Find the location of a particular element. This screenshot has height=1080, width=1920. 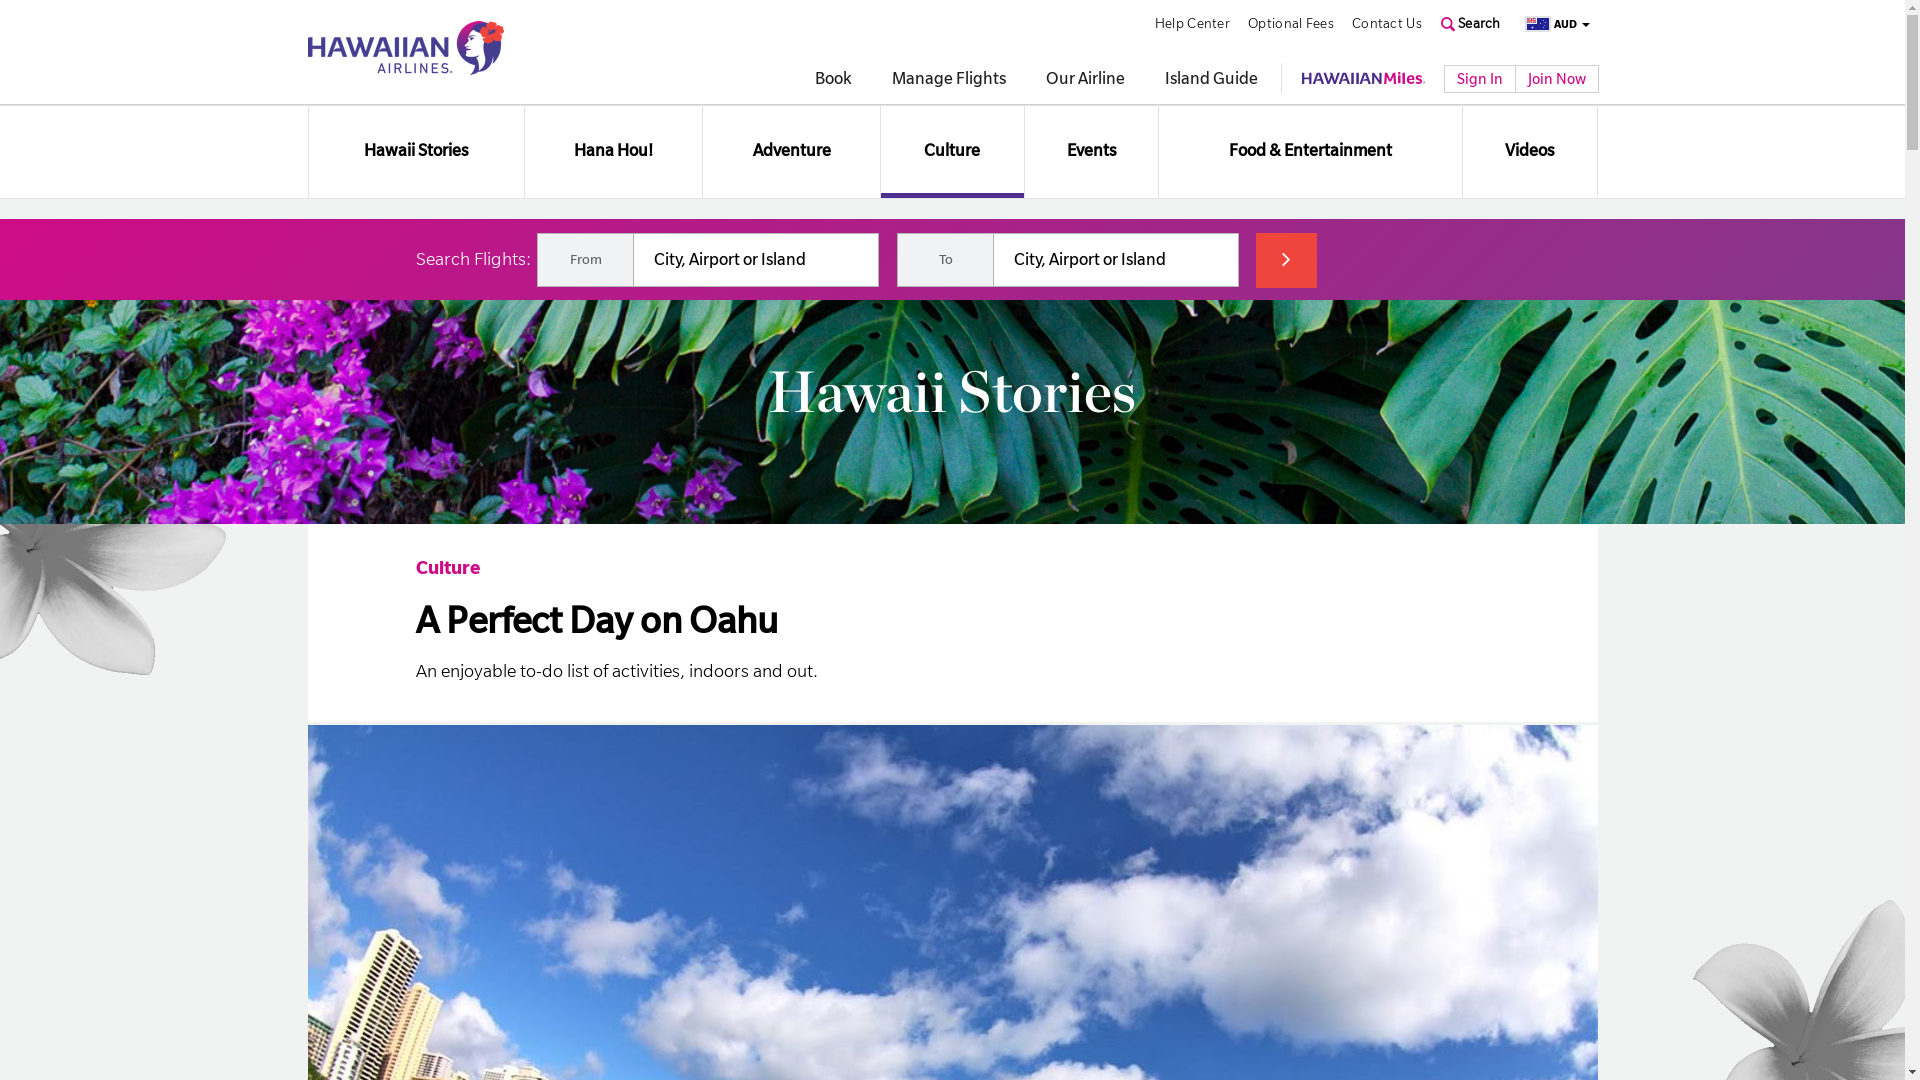

'Sign In' is located at coordinates (1479, 77).